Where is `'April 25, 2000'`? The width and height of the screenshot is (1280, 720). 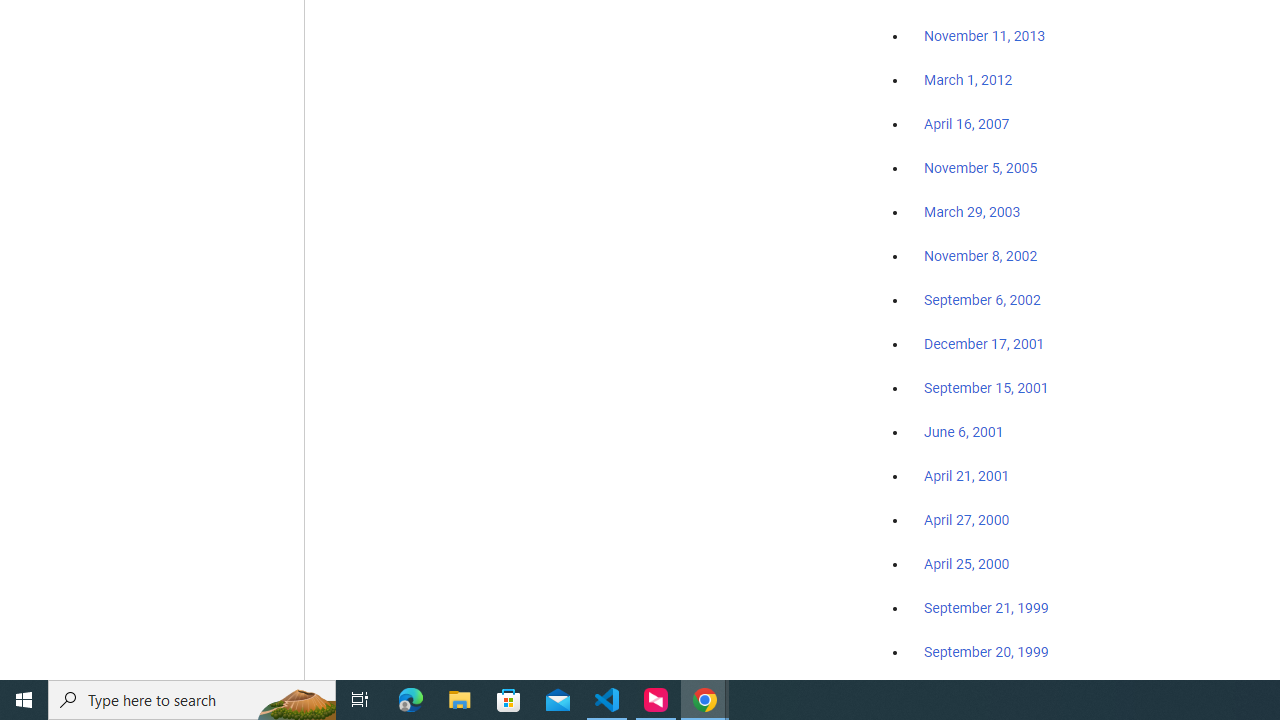 'April 25, 2000' is located at coordinates (967, 564).